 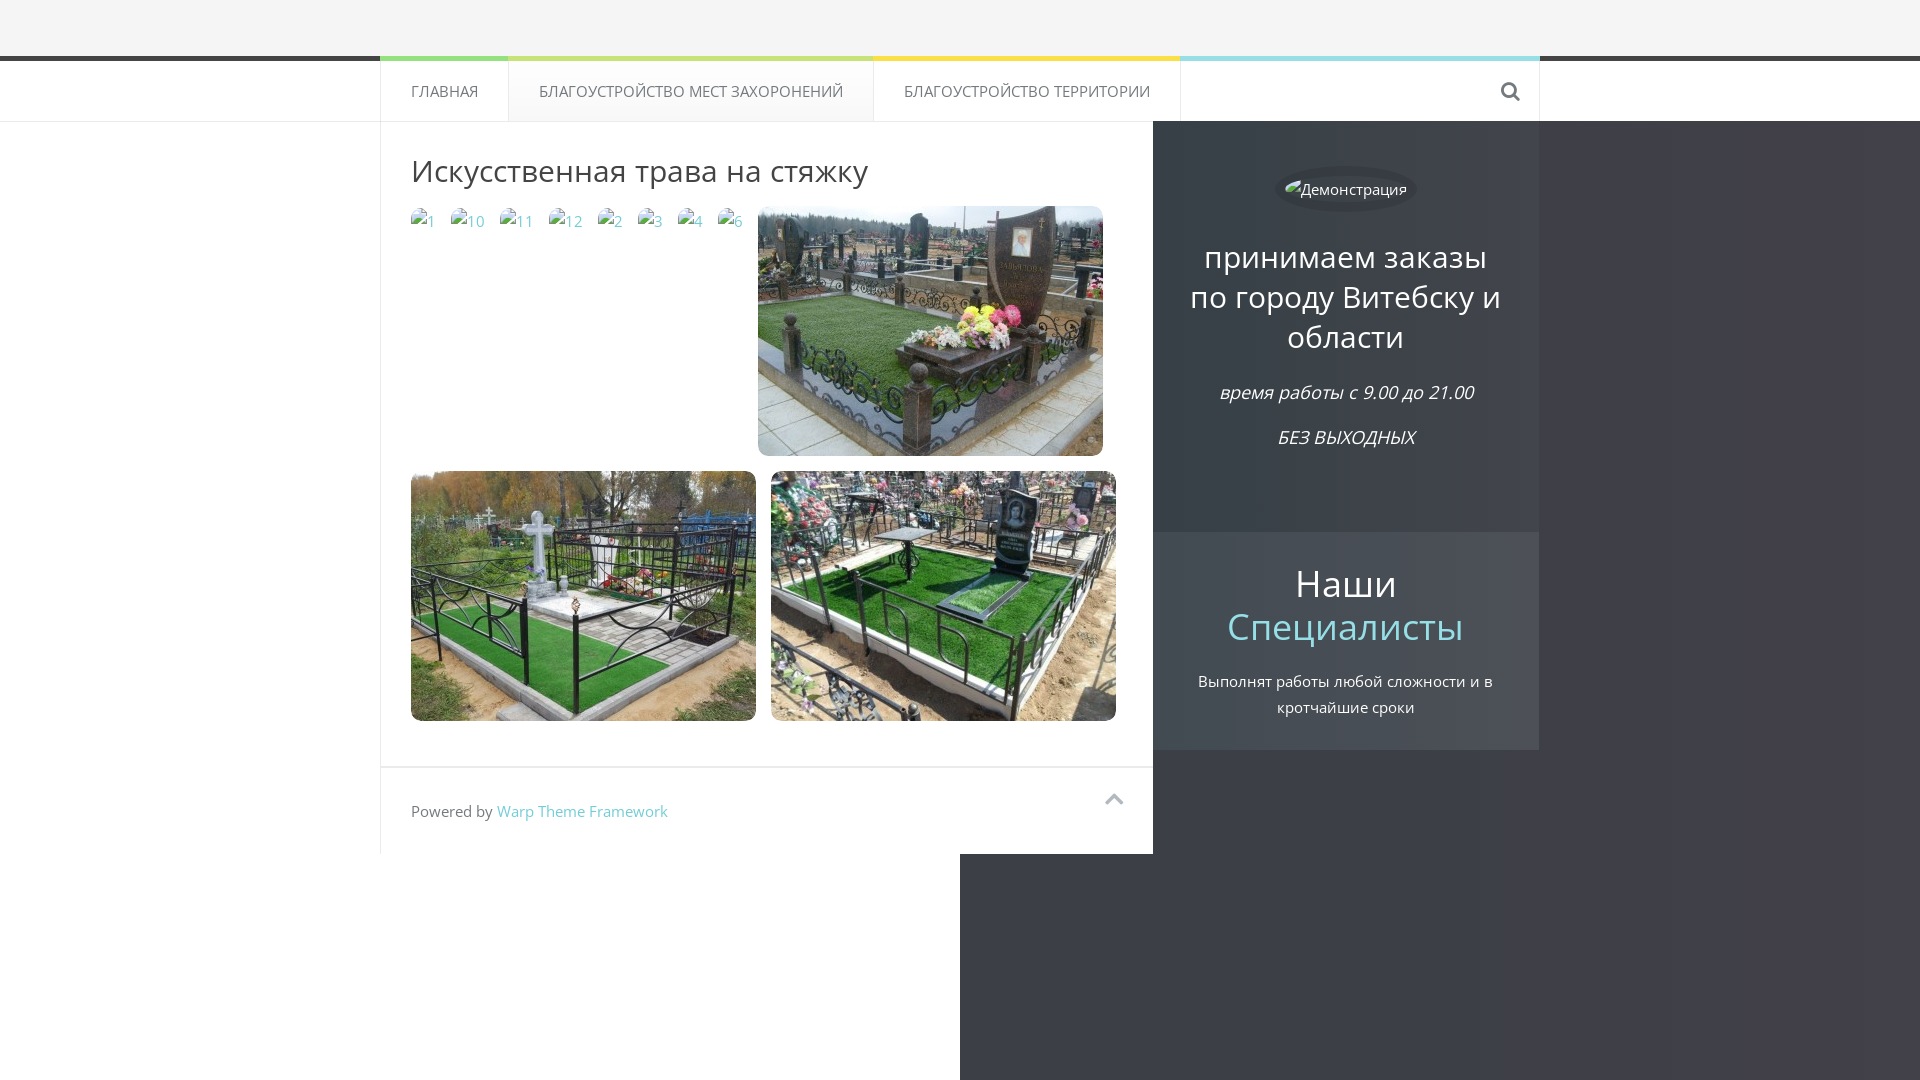 What do you see at coordinates (581, 810) in the screenshot?
I see `'Warp Theme Framework'` at bounding box center [581, 810].